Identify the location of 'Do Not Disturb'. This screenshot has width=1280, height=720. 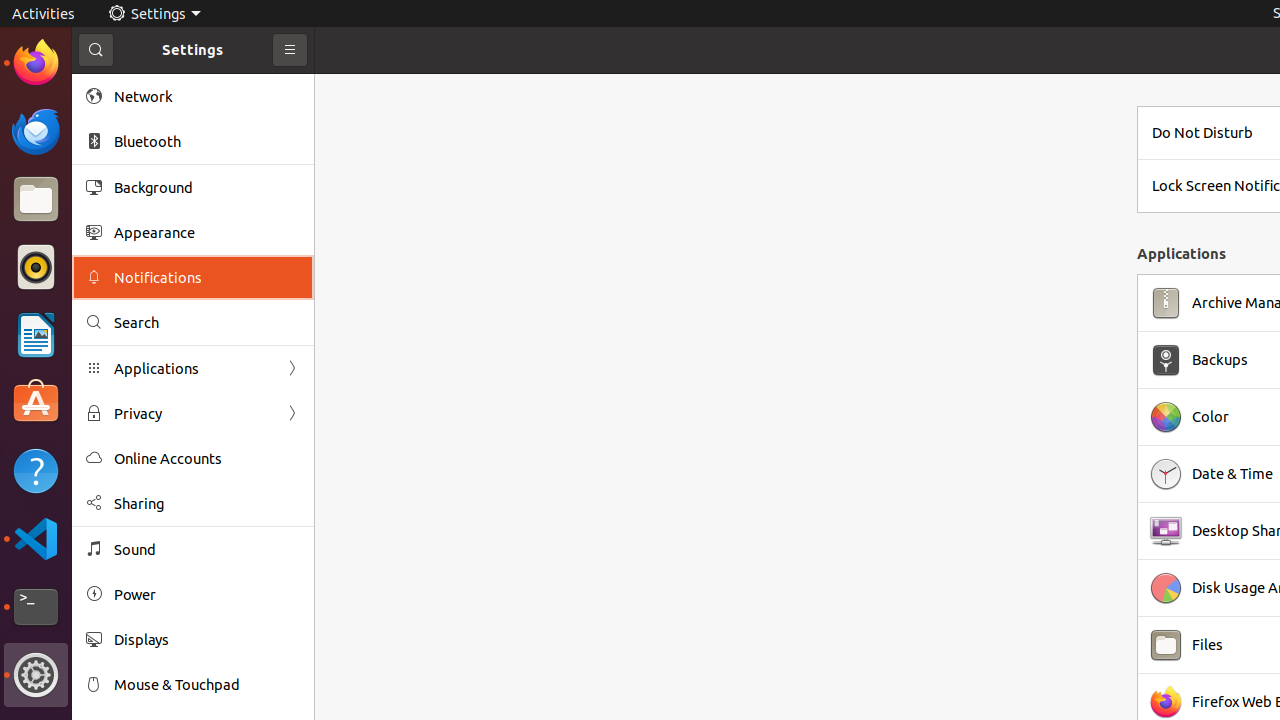
(1201, 132).